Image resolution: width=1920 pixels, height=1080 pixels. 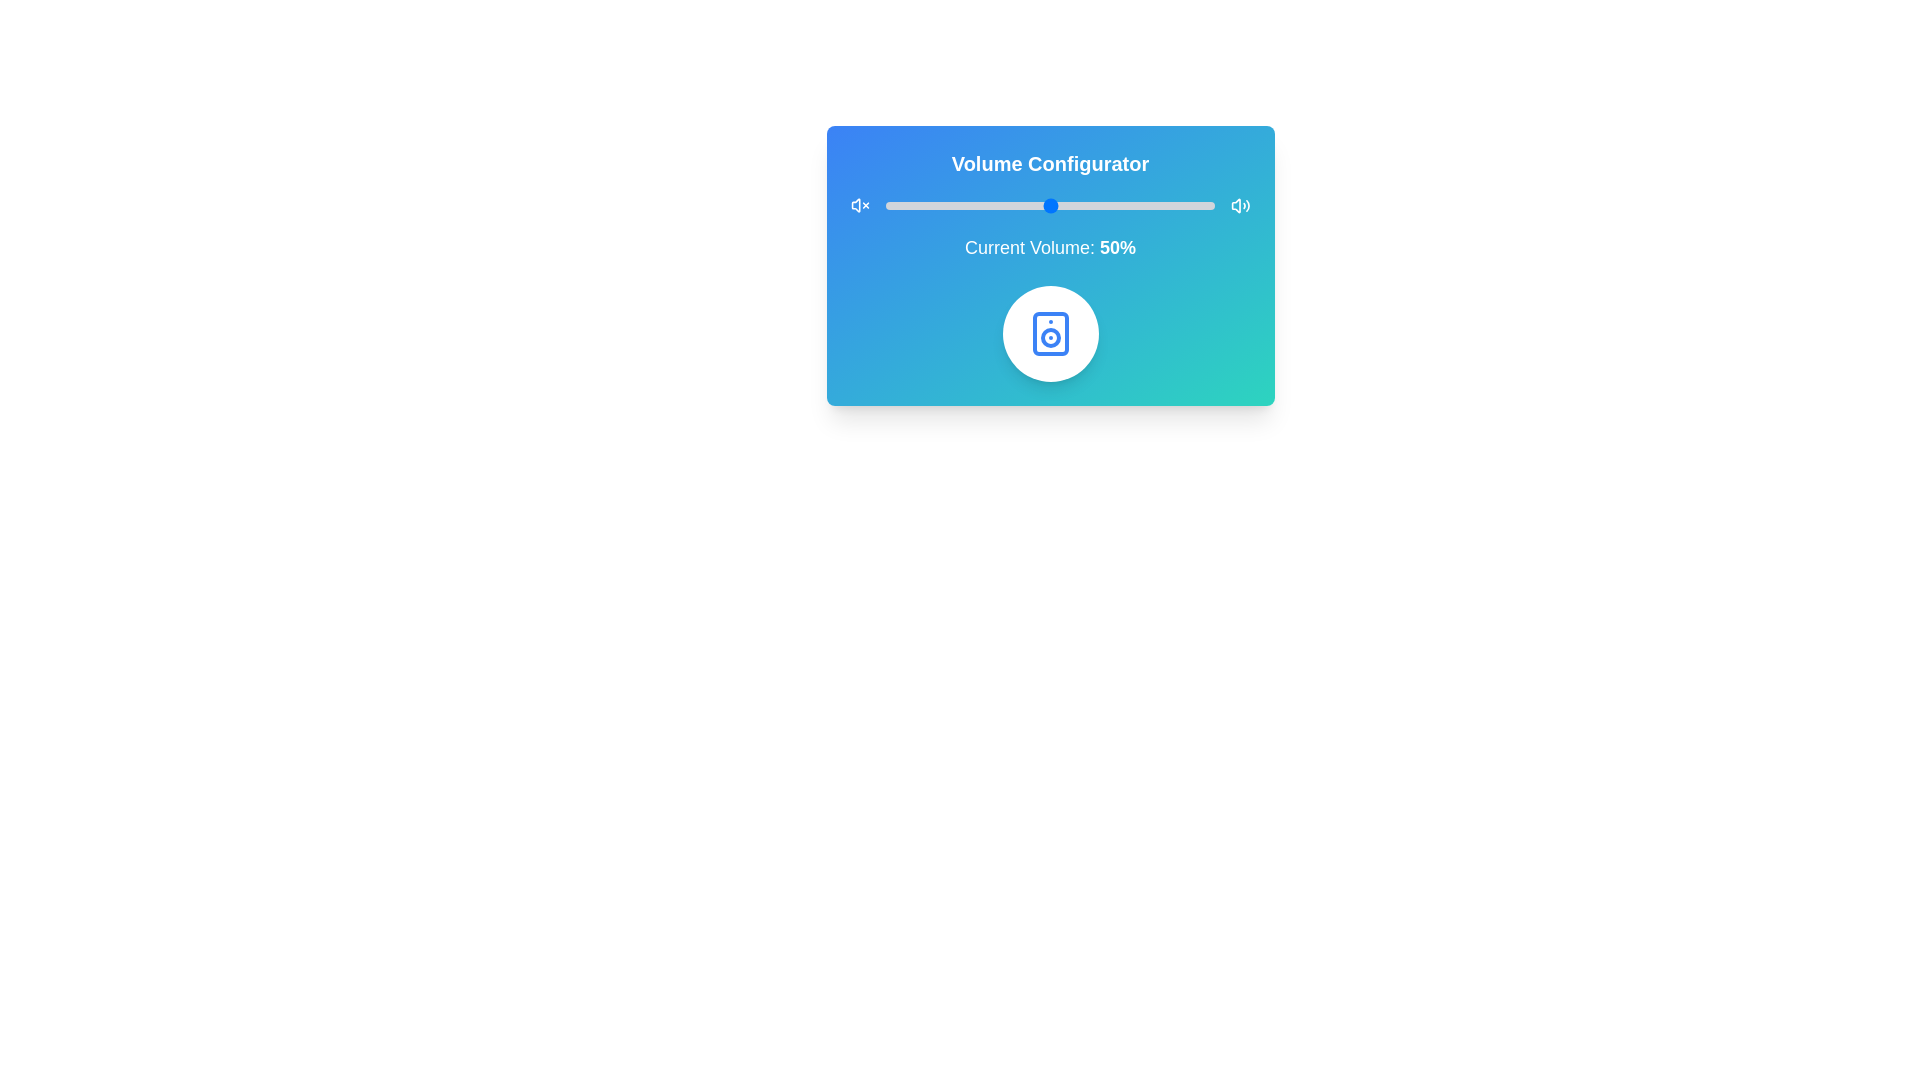 What do you see at coordinates (1188, 205) in the screenshot?
I see `the volume slider to set the volume to 92%` at bounding box center [1188, 205].